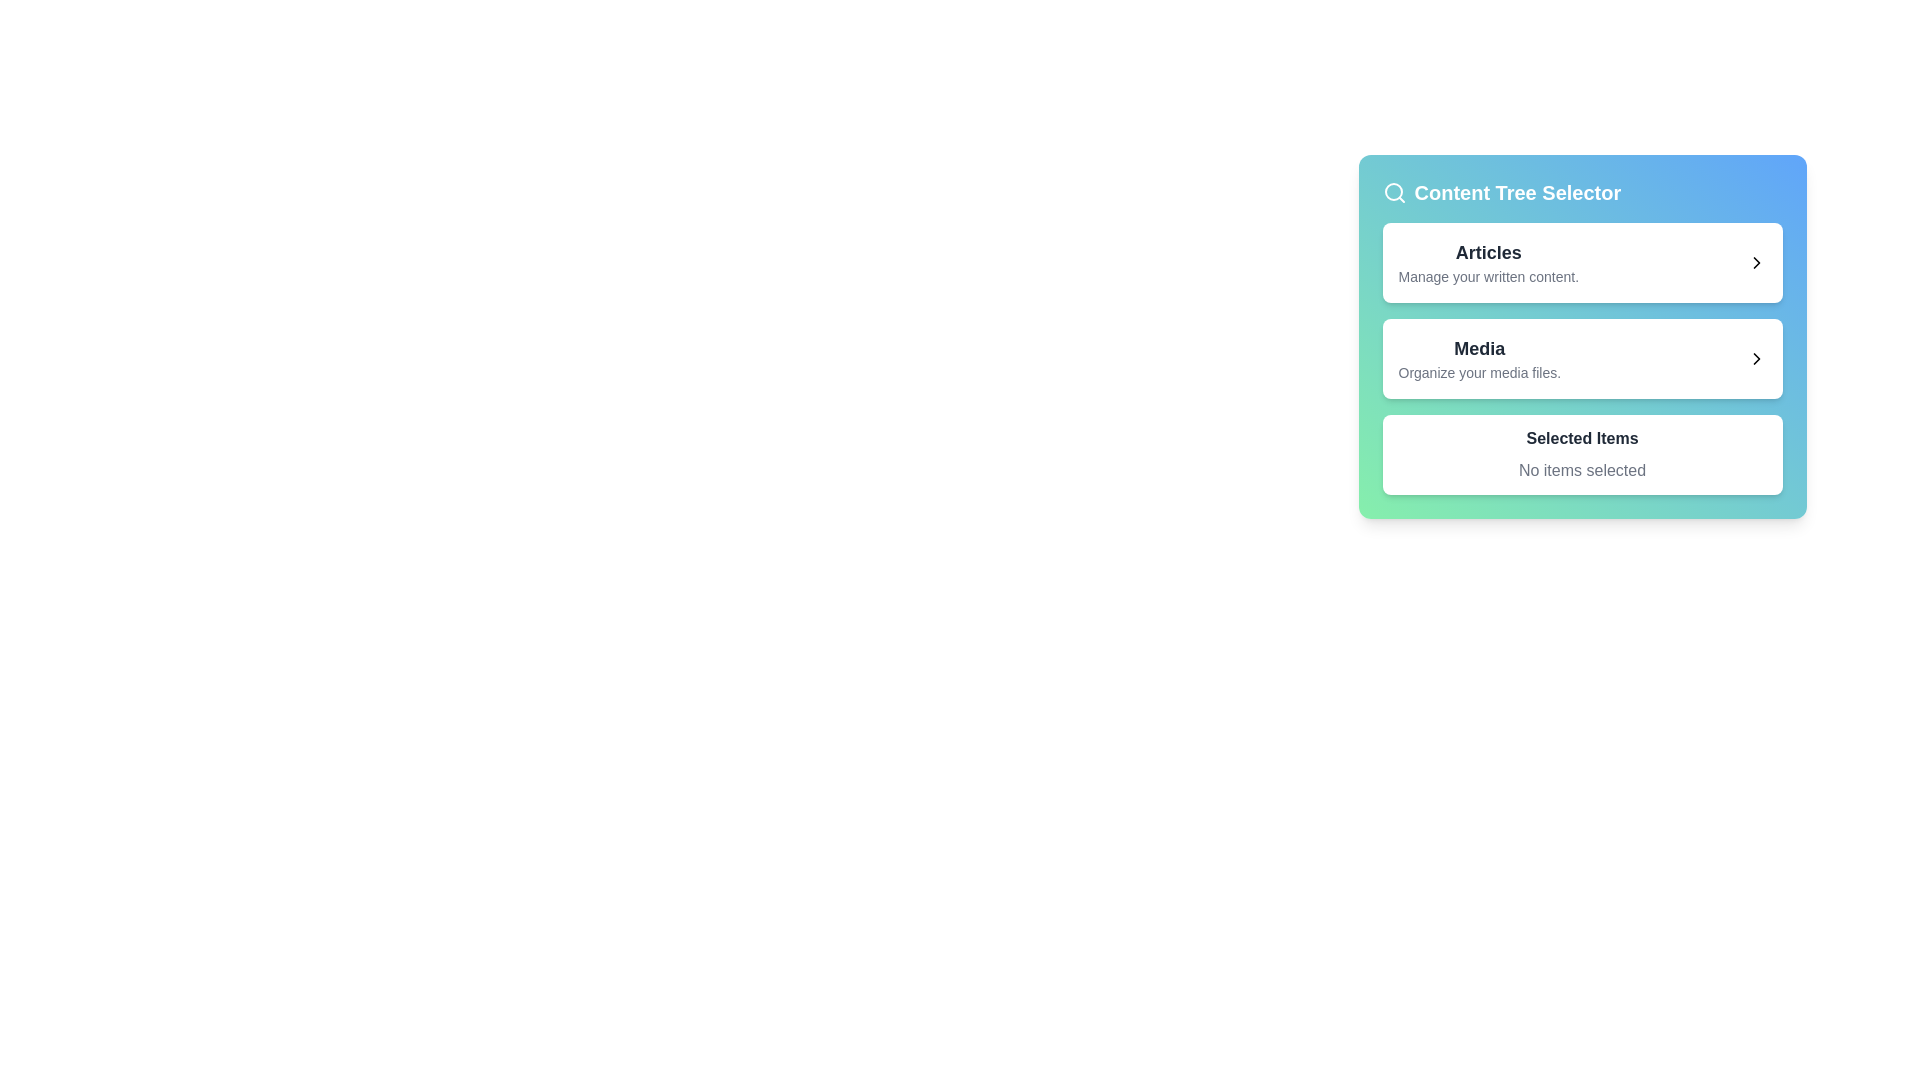 This screenshot has width=1920, height=1080. I want to click on the small right chevron icon with a thin black stroke adjacent to the 'Articles' label in the 'Content Tree Selector' interface, so click(1755, 261).